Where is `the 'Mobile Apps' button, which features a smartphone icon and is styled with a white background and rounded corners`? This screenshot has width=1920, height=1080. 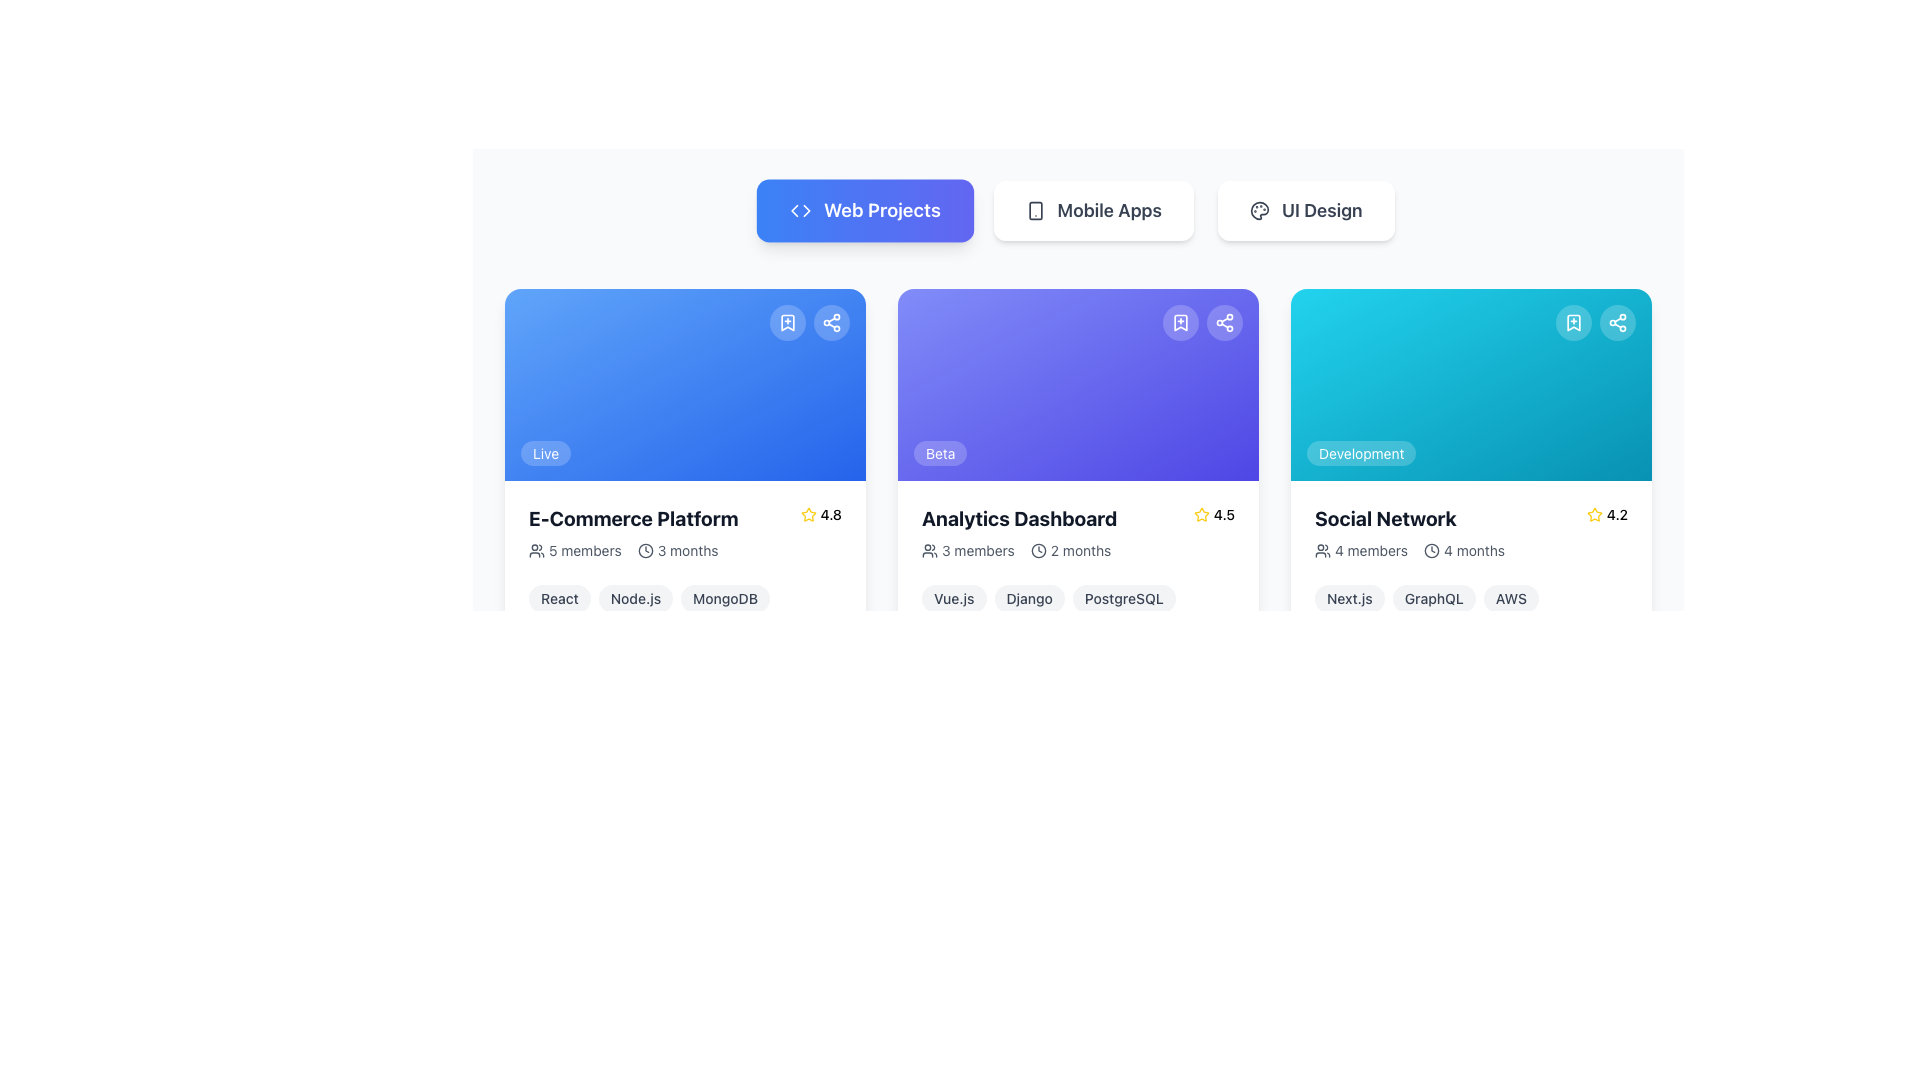 the 'Mobile Apps' button, which features a smartphone icon and is styled with a white background and rounded corners is located at coordinates (1092, 211).